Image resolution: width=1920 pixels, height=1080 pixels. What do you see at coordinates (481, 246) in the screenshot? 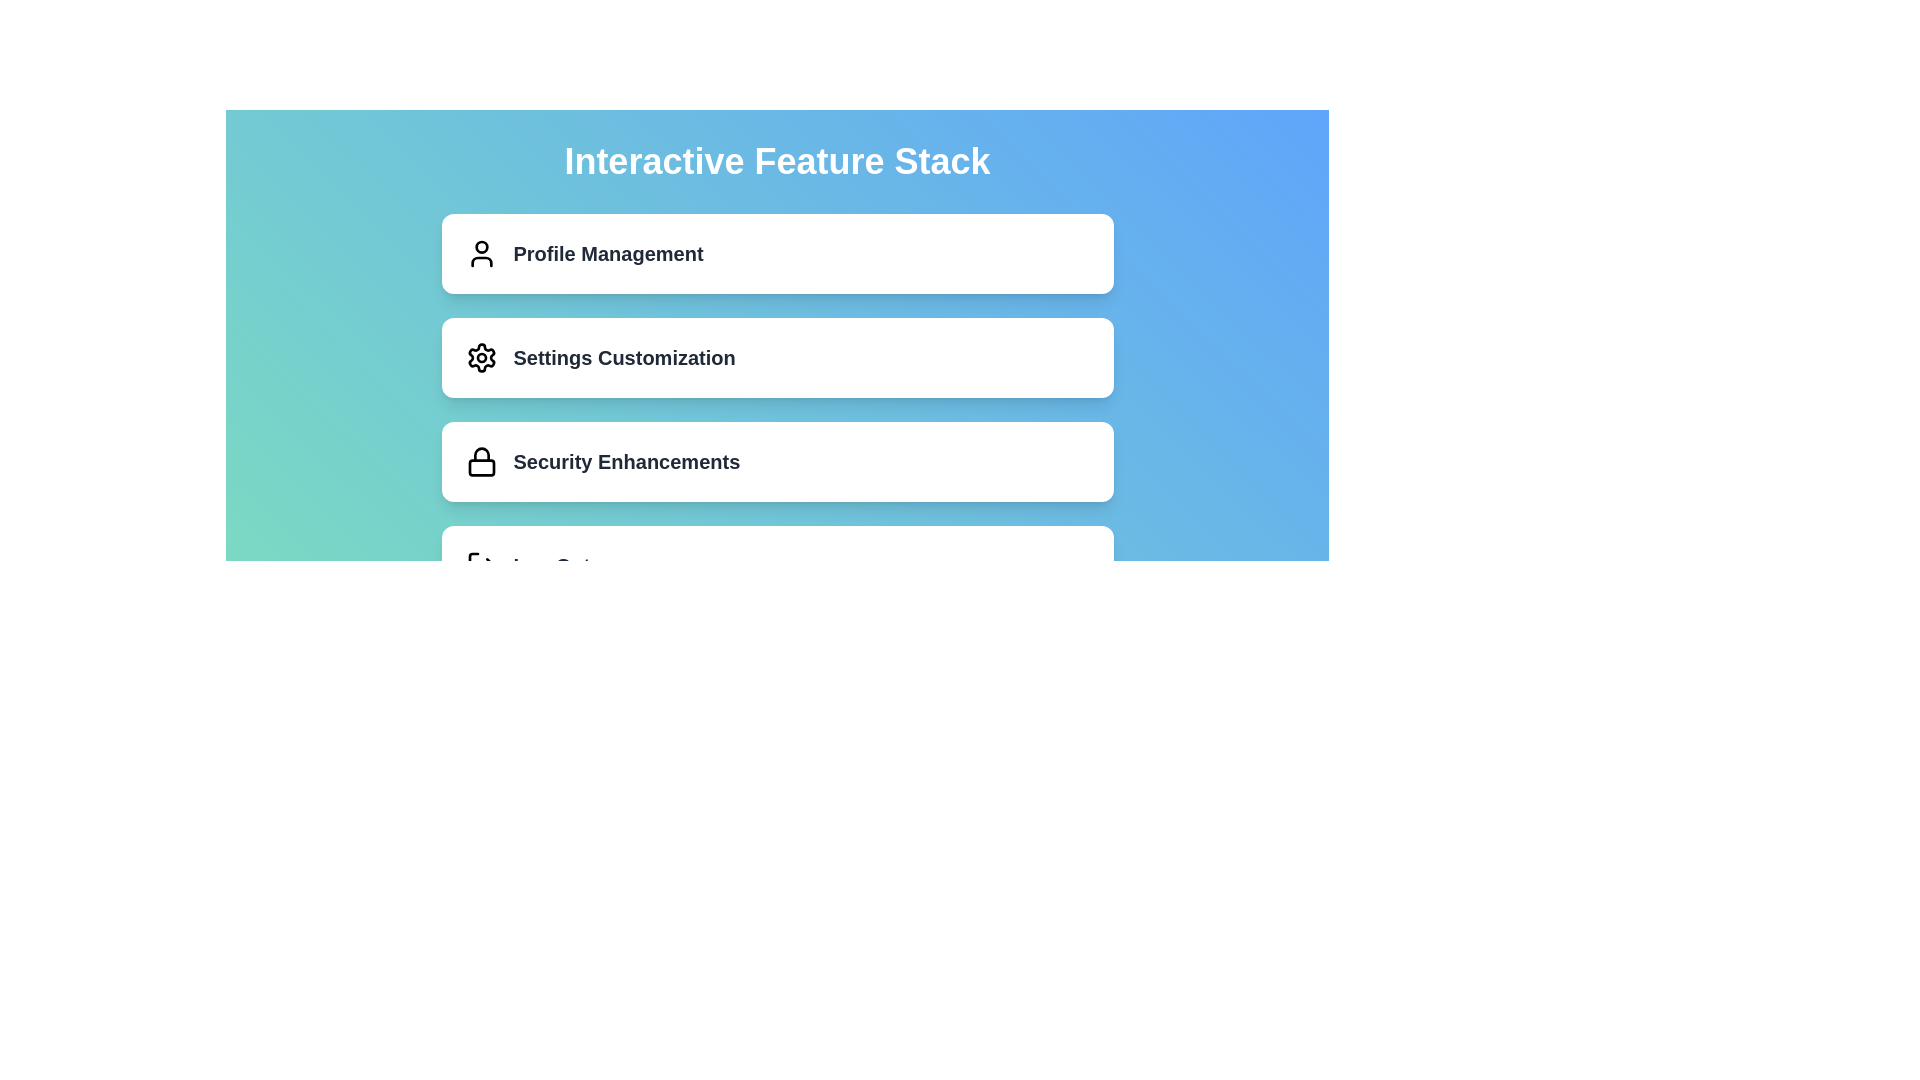
I see `the SVG Circle representing the person's head in the user profile icon located in the left part of the first card under 'Interactive Feature Stack'` at bounding box center [481, 246].